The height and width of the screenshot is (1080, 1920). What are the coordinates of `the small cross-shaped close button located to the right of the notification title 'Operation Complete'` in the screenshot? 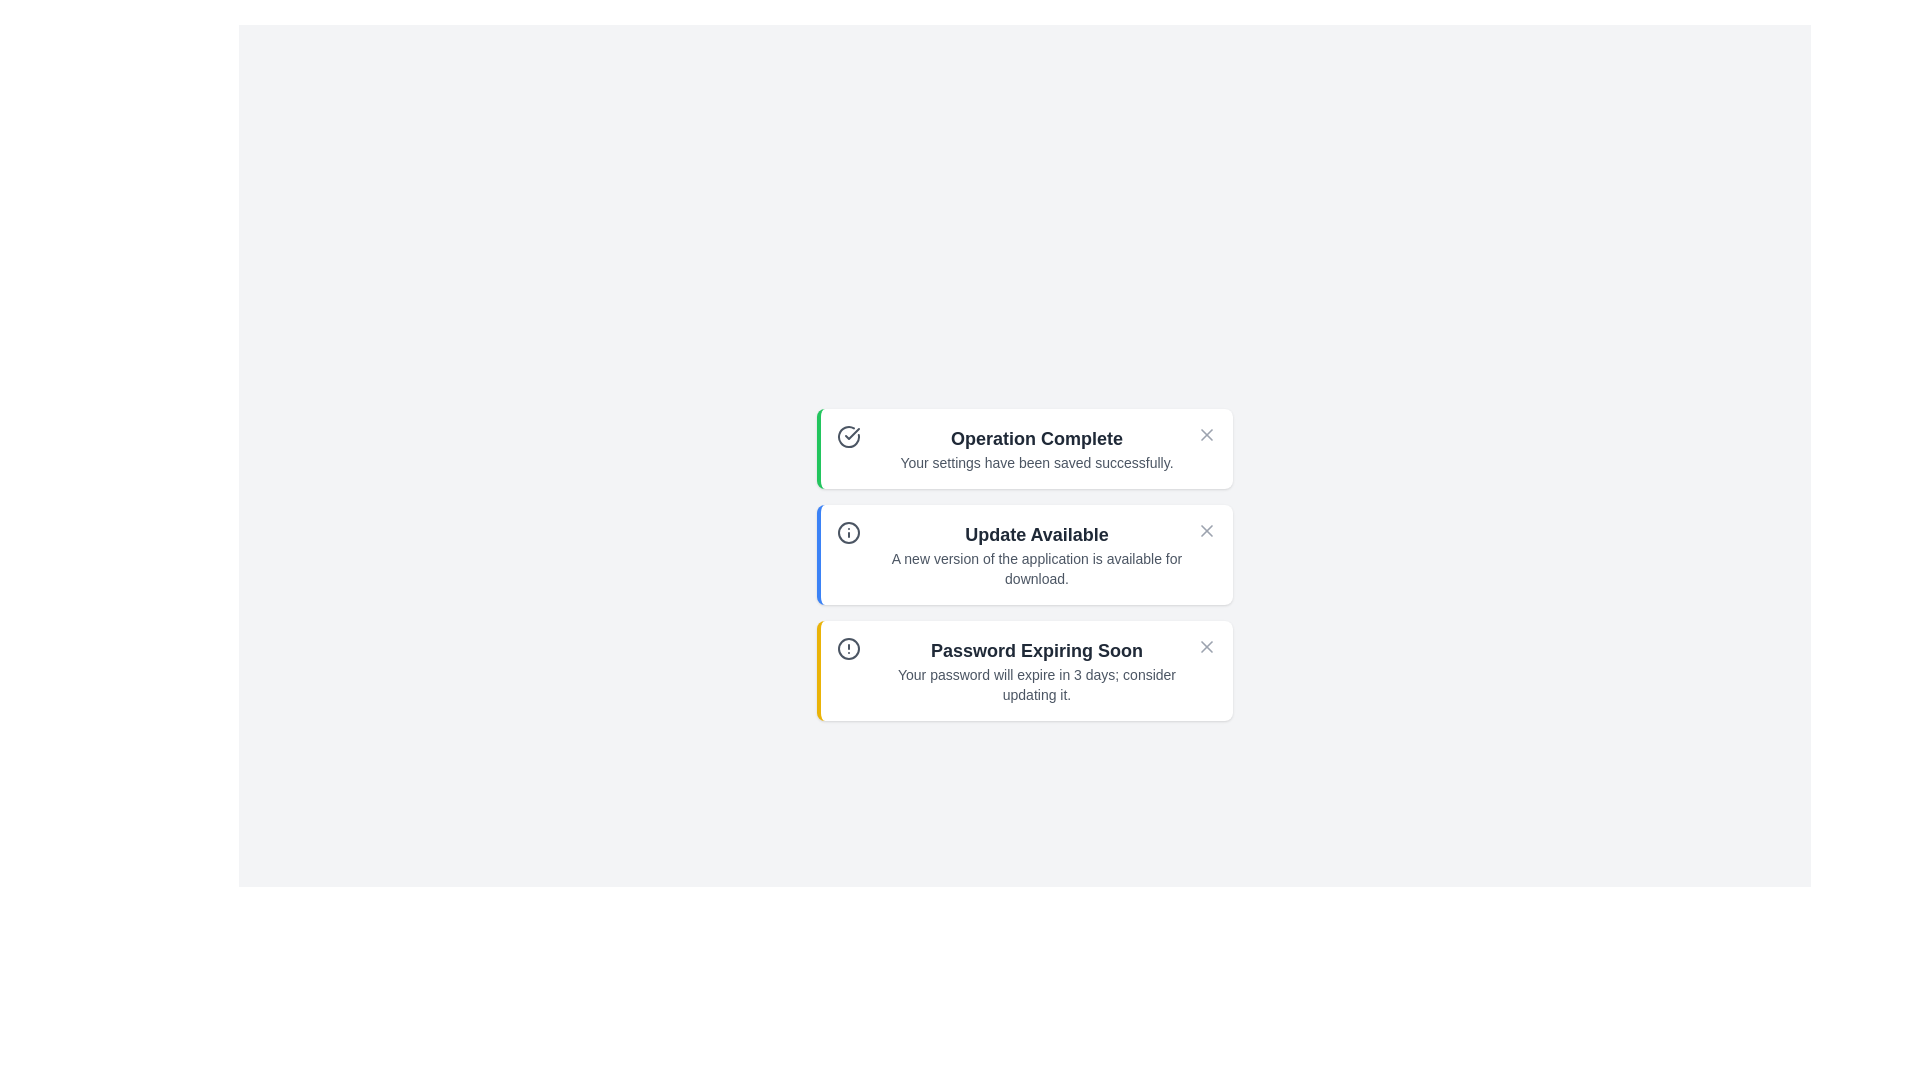 It's located at (1205, 434).